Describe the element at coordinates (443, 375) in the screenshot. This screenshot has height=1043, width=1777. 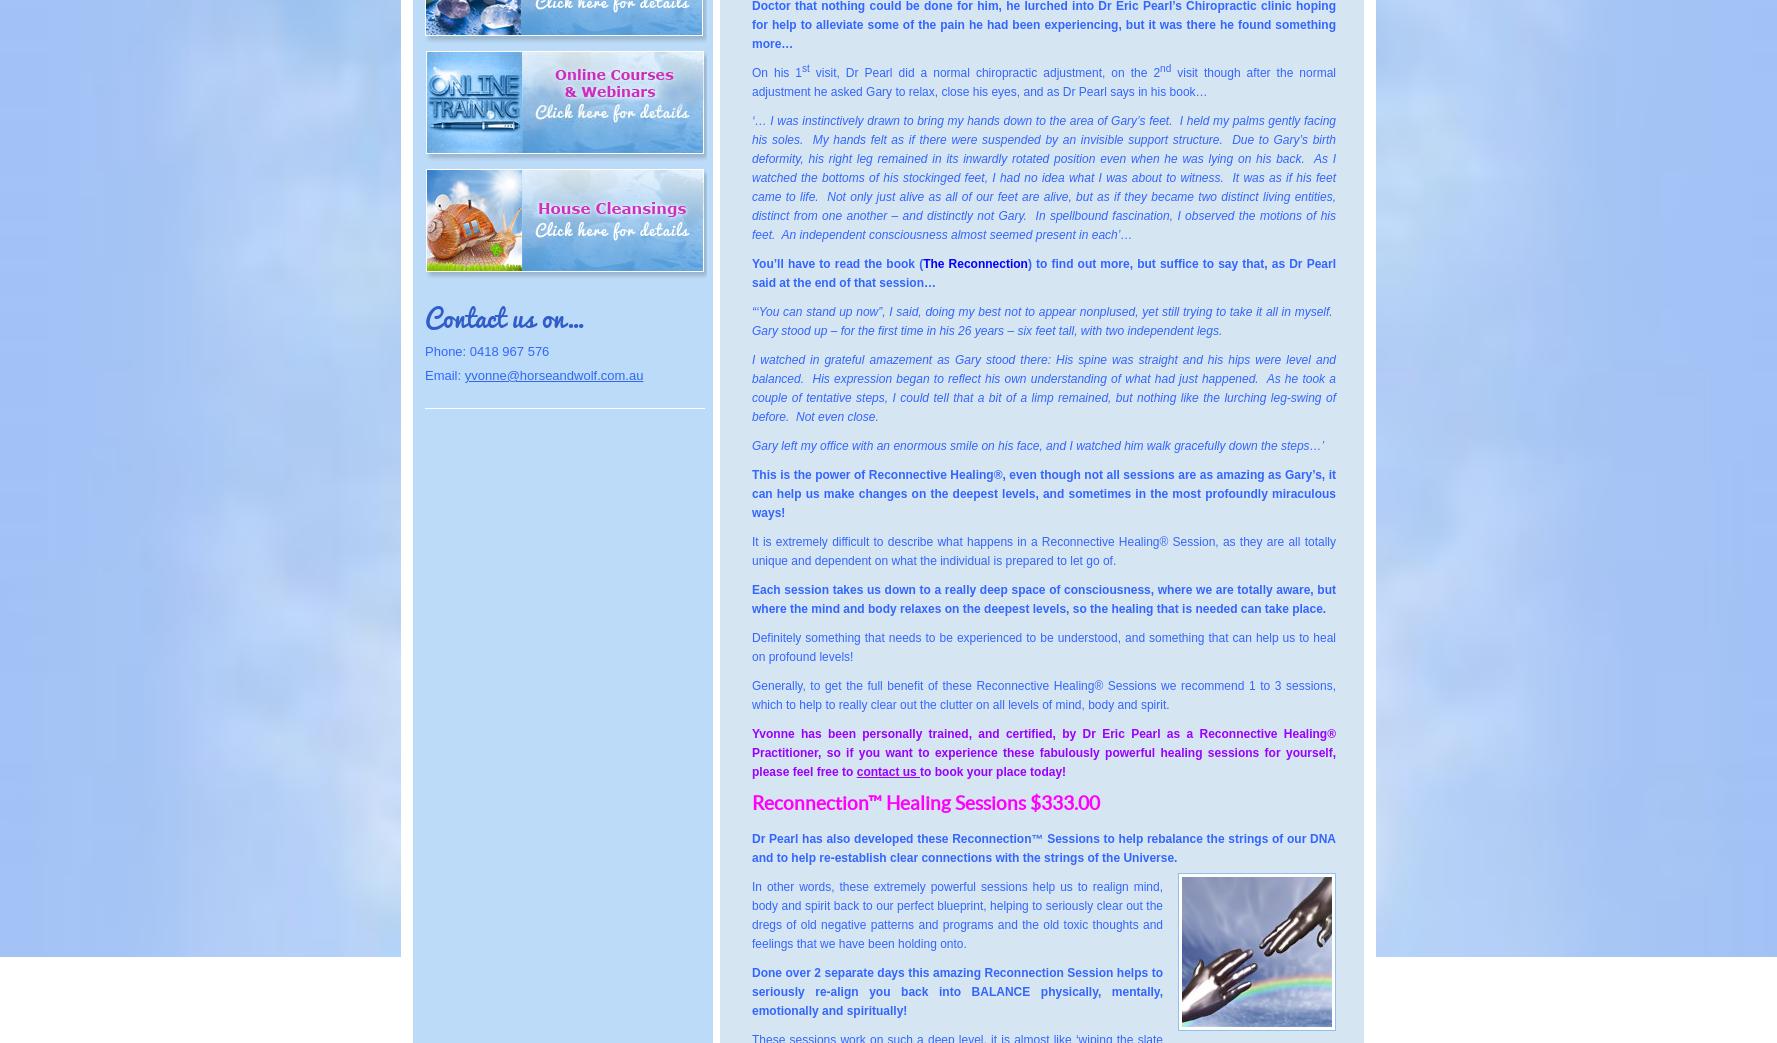
I see `'Email:'` at that location.